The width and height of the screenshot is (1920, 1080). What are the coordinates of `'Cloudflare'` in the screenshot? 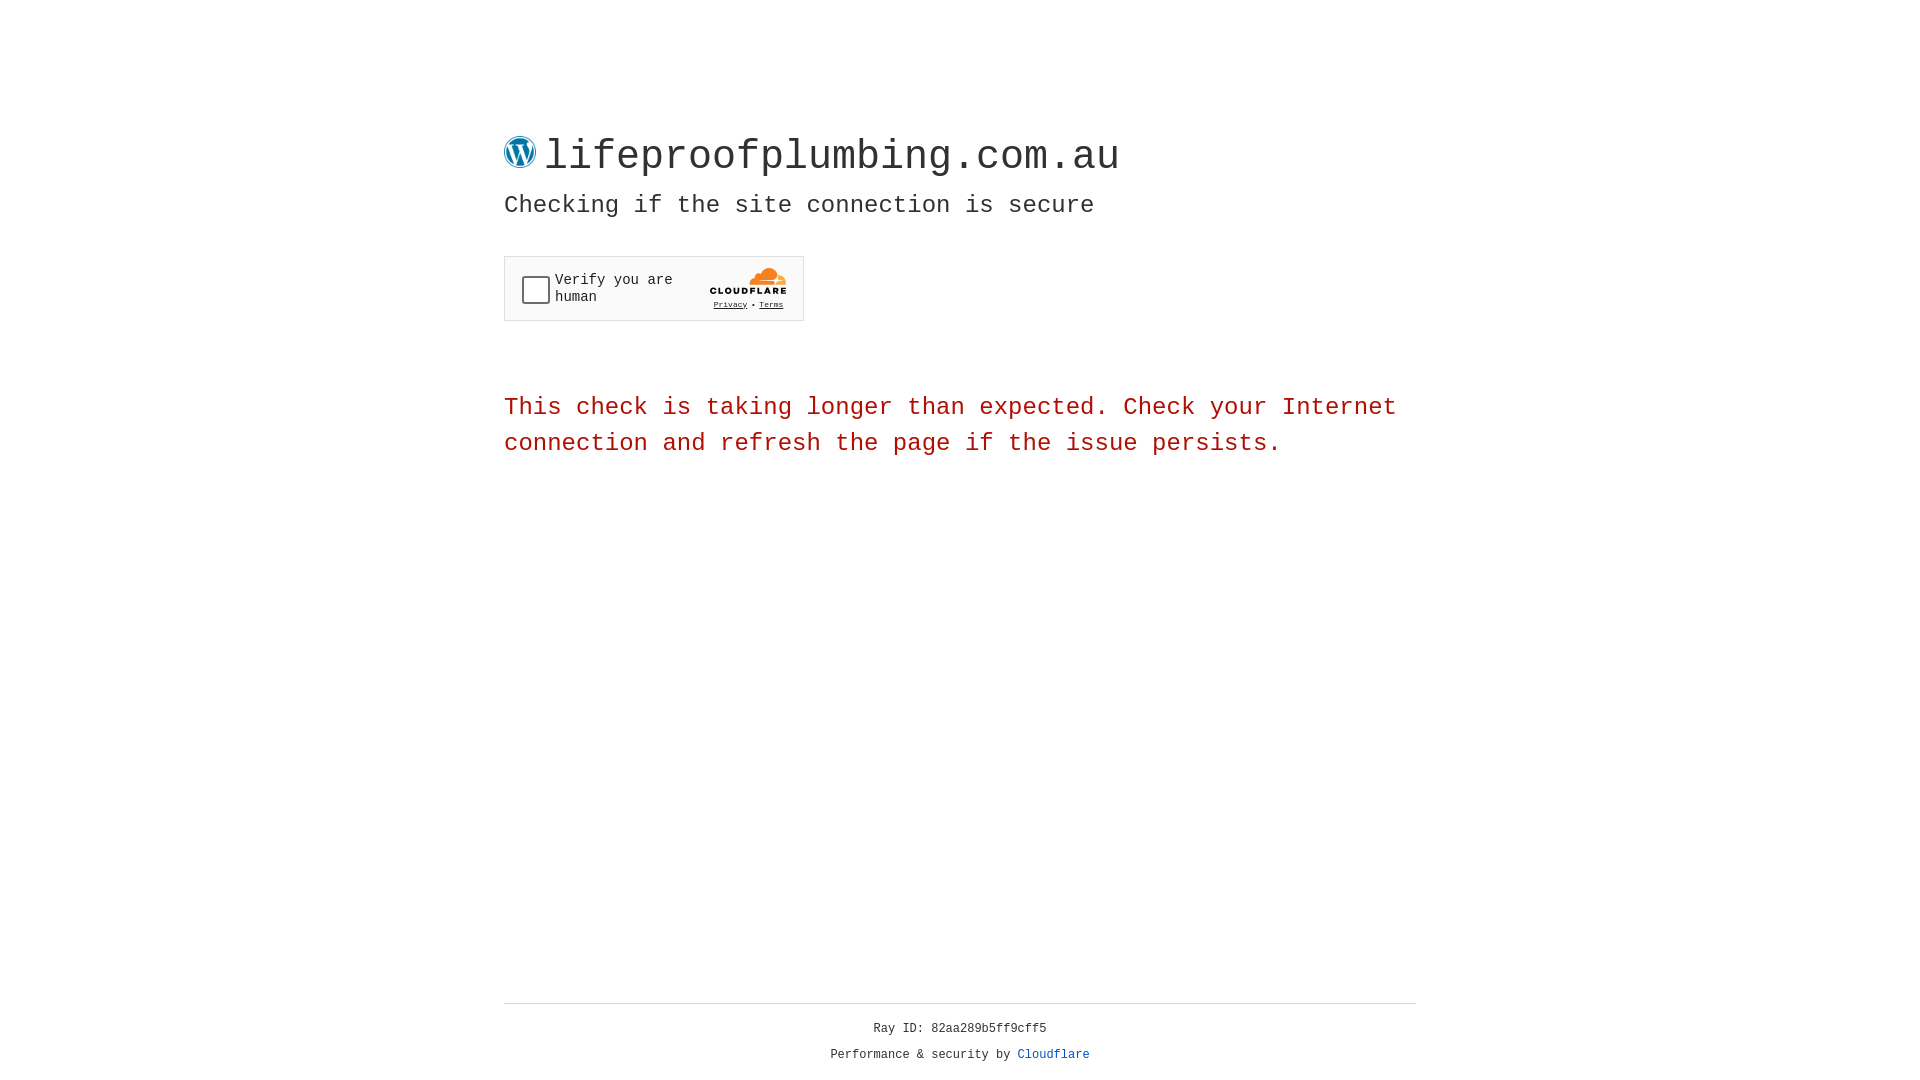 It's located at (1053, 1054).